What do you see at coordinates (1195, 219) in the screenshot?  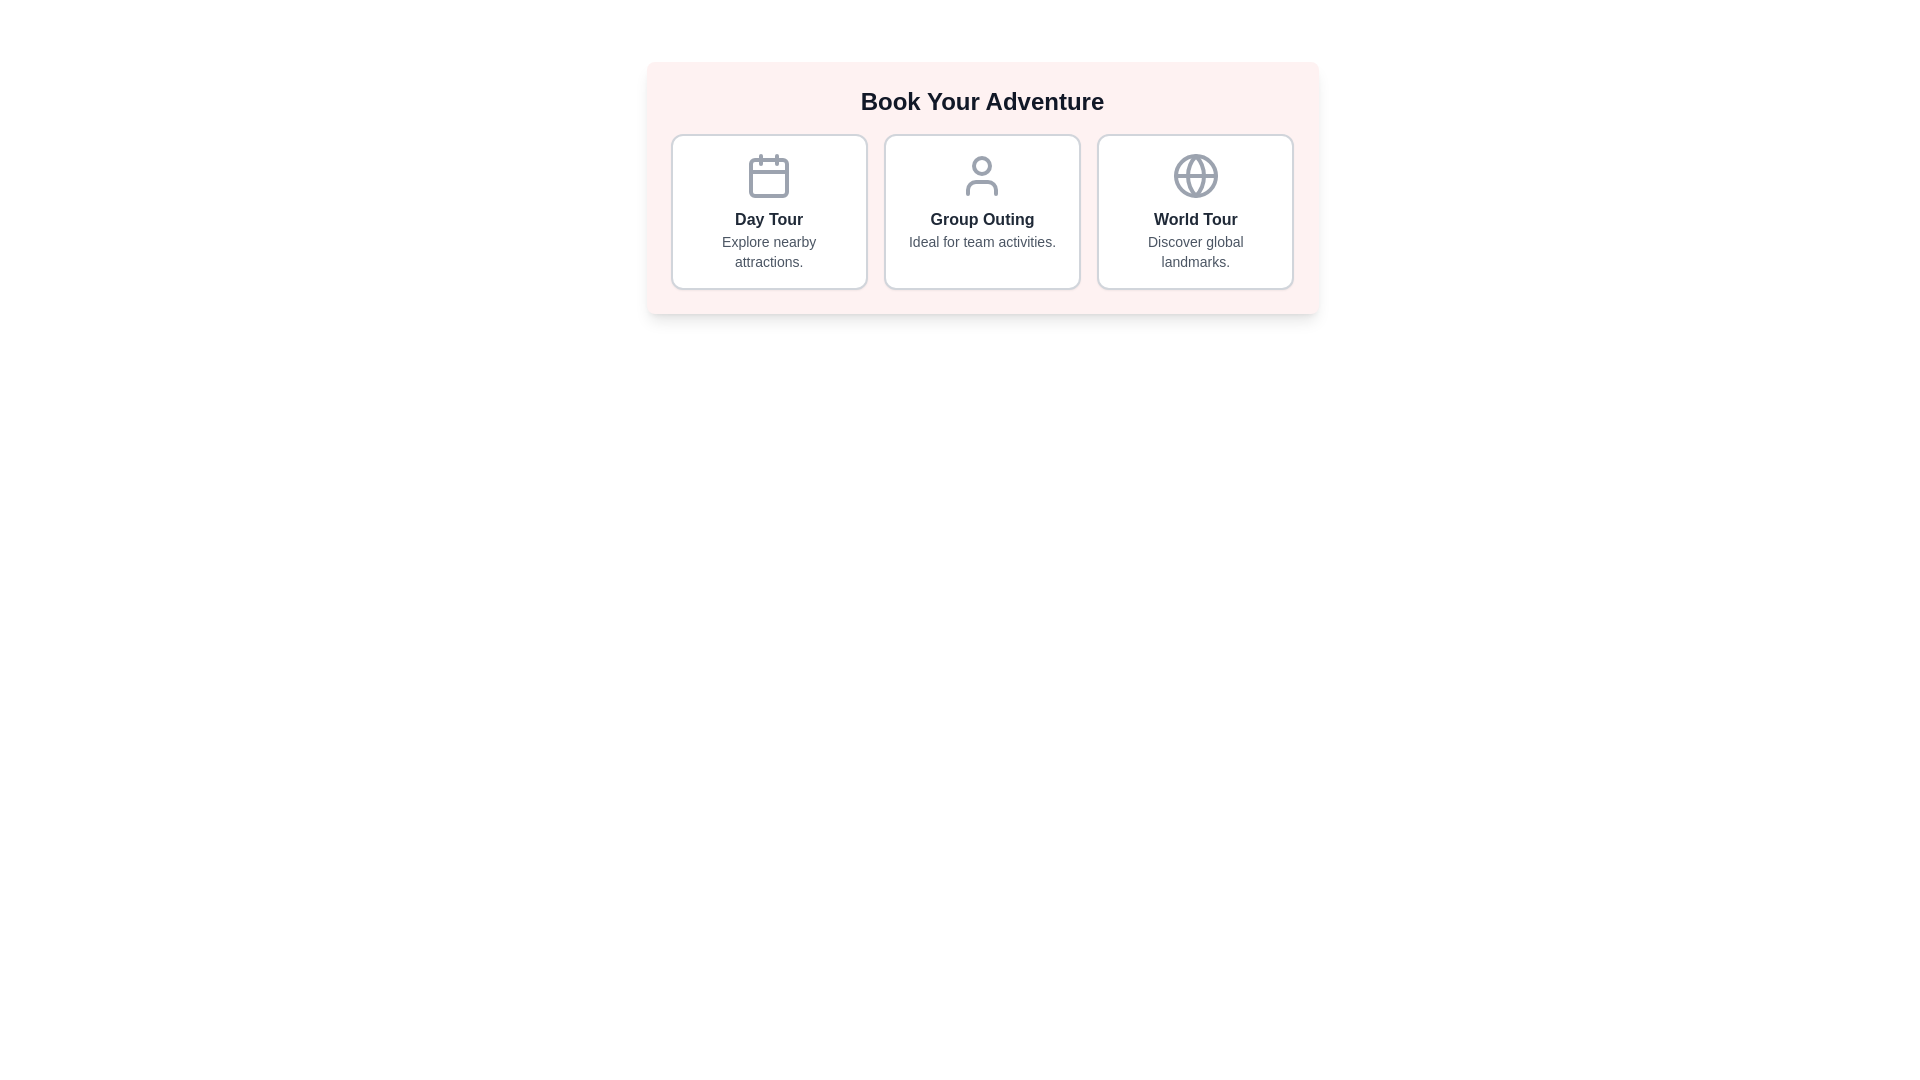 I see `the text label reading 'World Tour' styled with a bold font, located in the rightmost column under 'Book Your Adventure'` at bounding box center [1195, 219].